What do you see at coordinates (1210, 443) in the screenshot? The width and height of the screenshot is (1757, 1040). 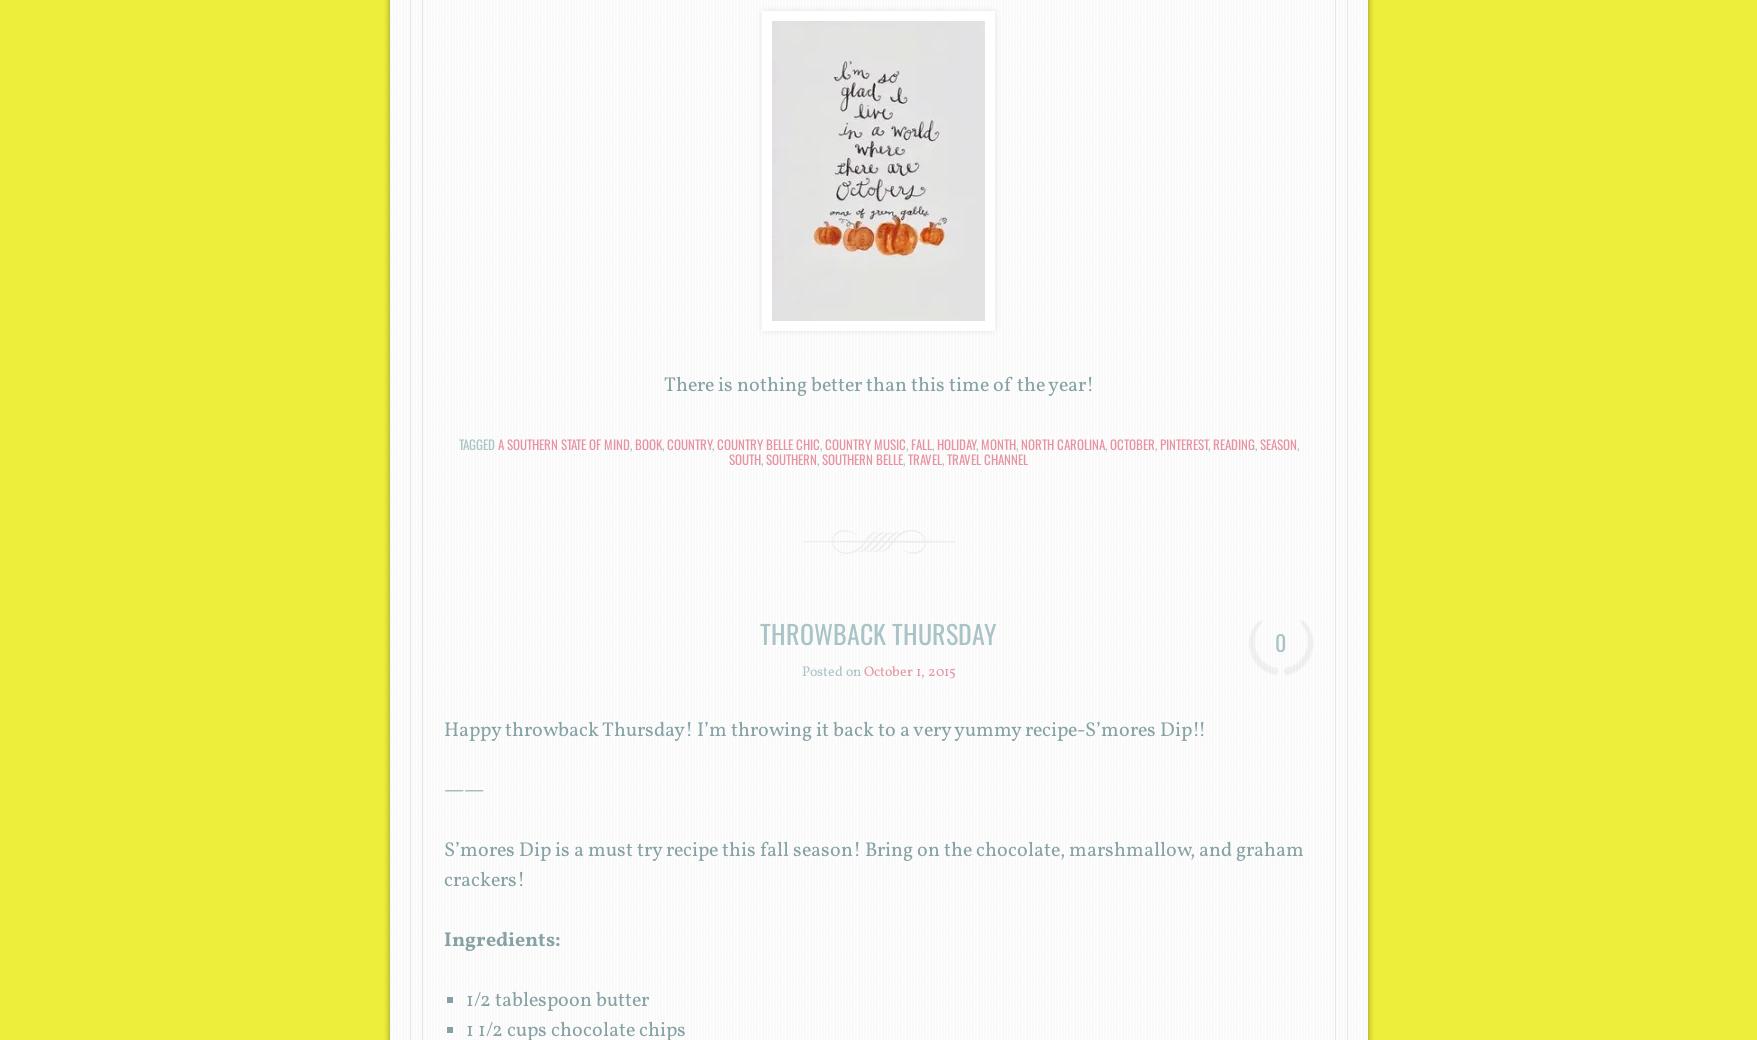 I see `'reading'` at bounding box center [1210, 443].